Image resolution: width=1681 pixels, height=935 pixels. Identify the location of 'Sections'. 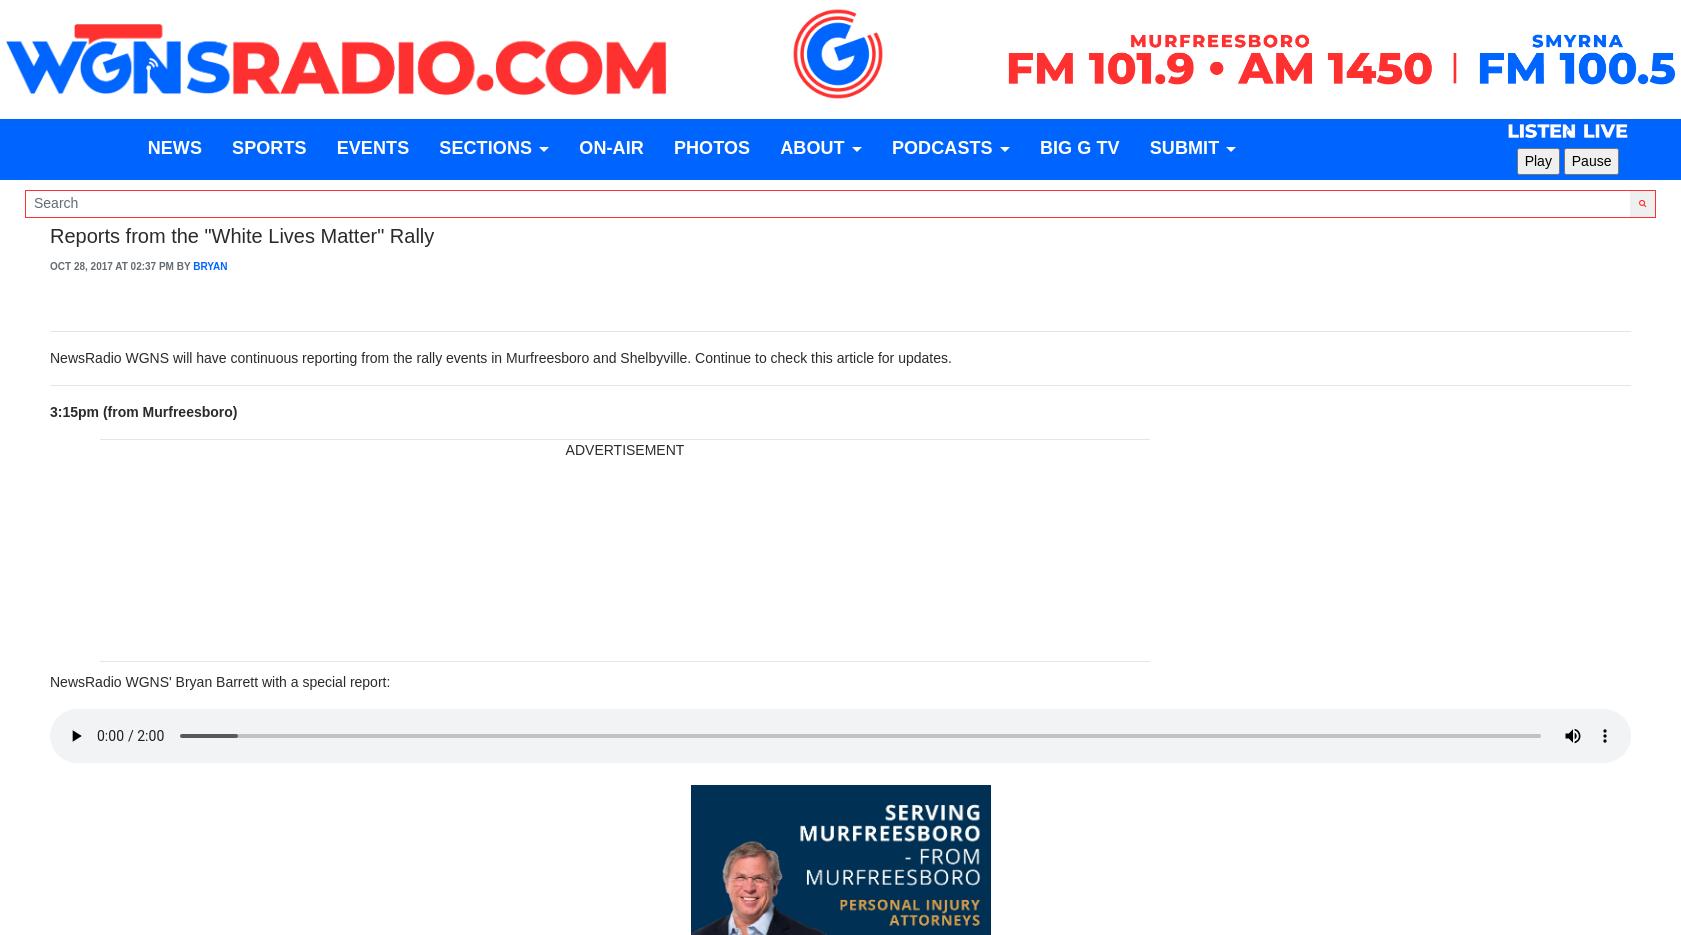
(438, 148).